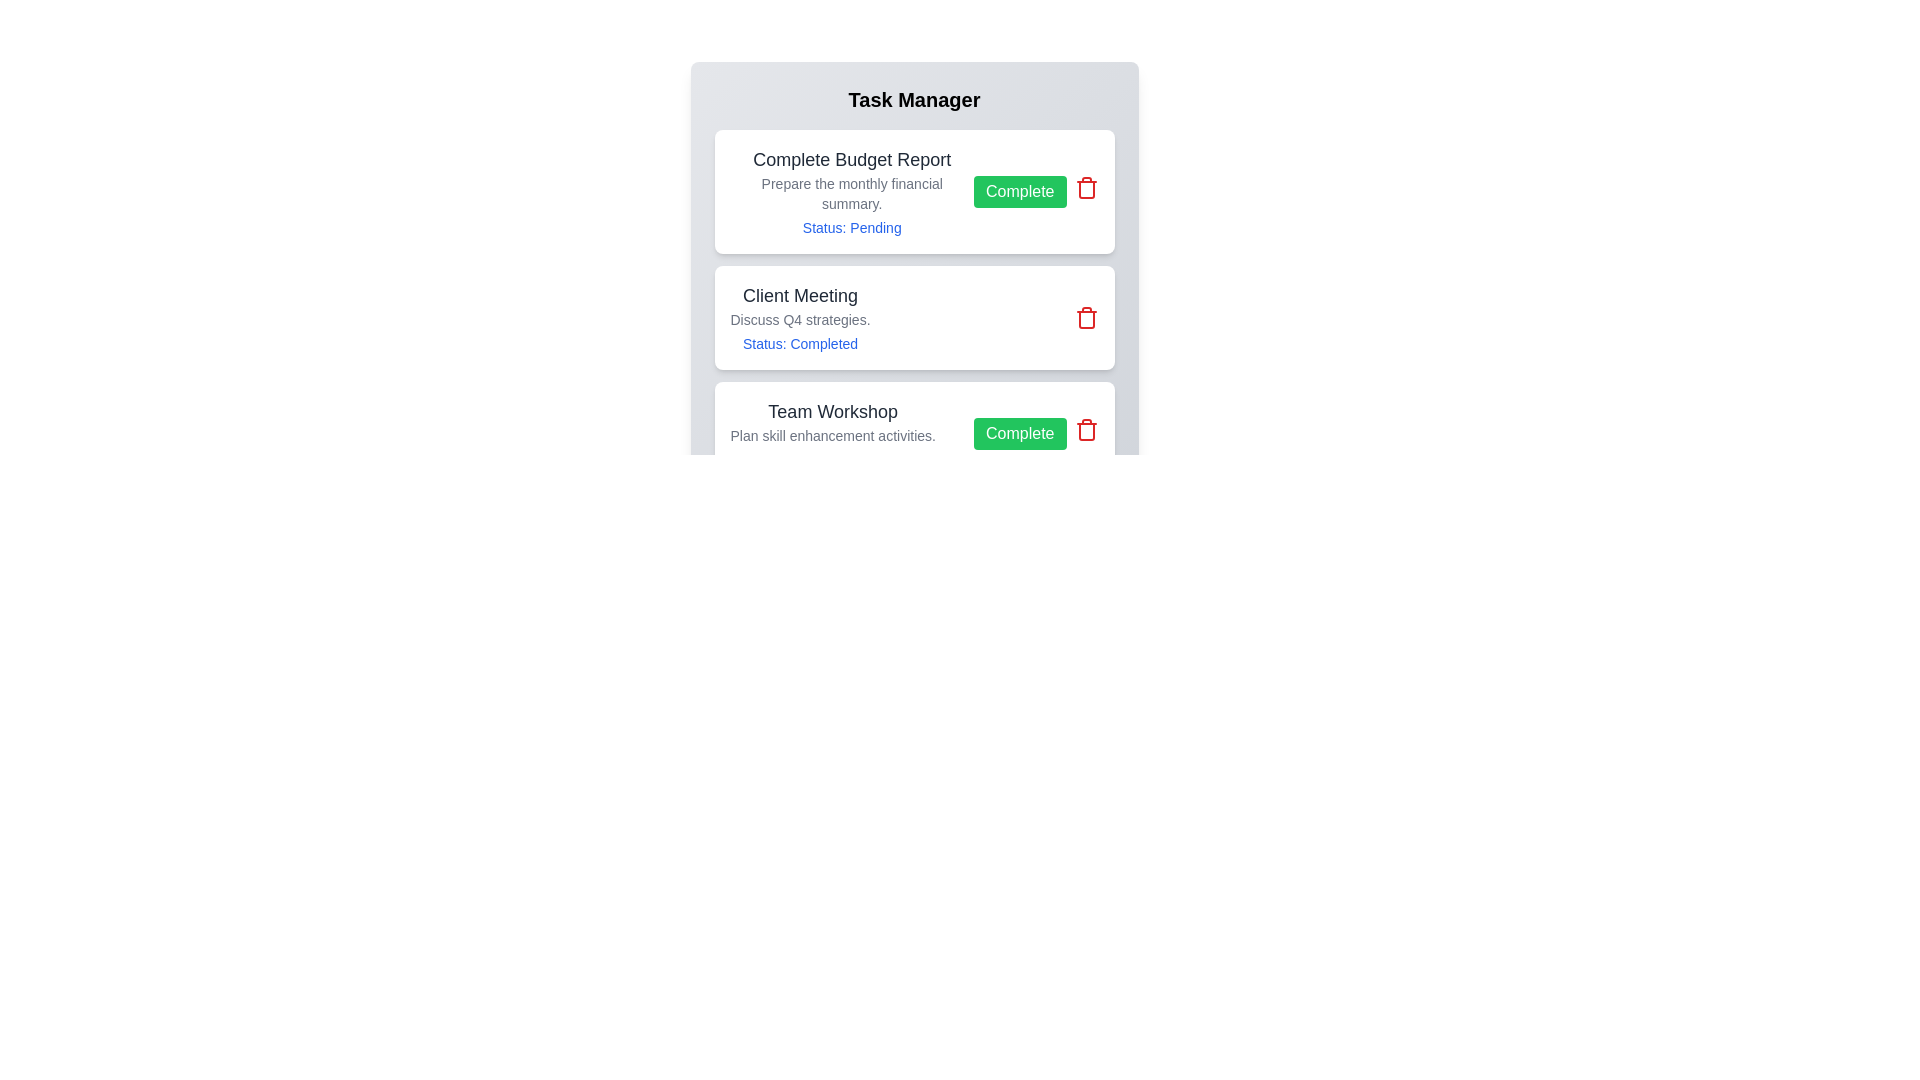  Describe the element at coordinates (851, 192) in the screenshot. I see `the task card for 'Complete Budget Report' to view its details` at that location.